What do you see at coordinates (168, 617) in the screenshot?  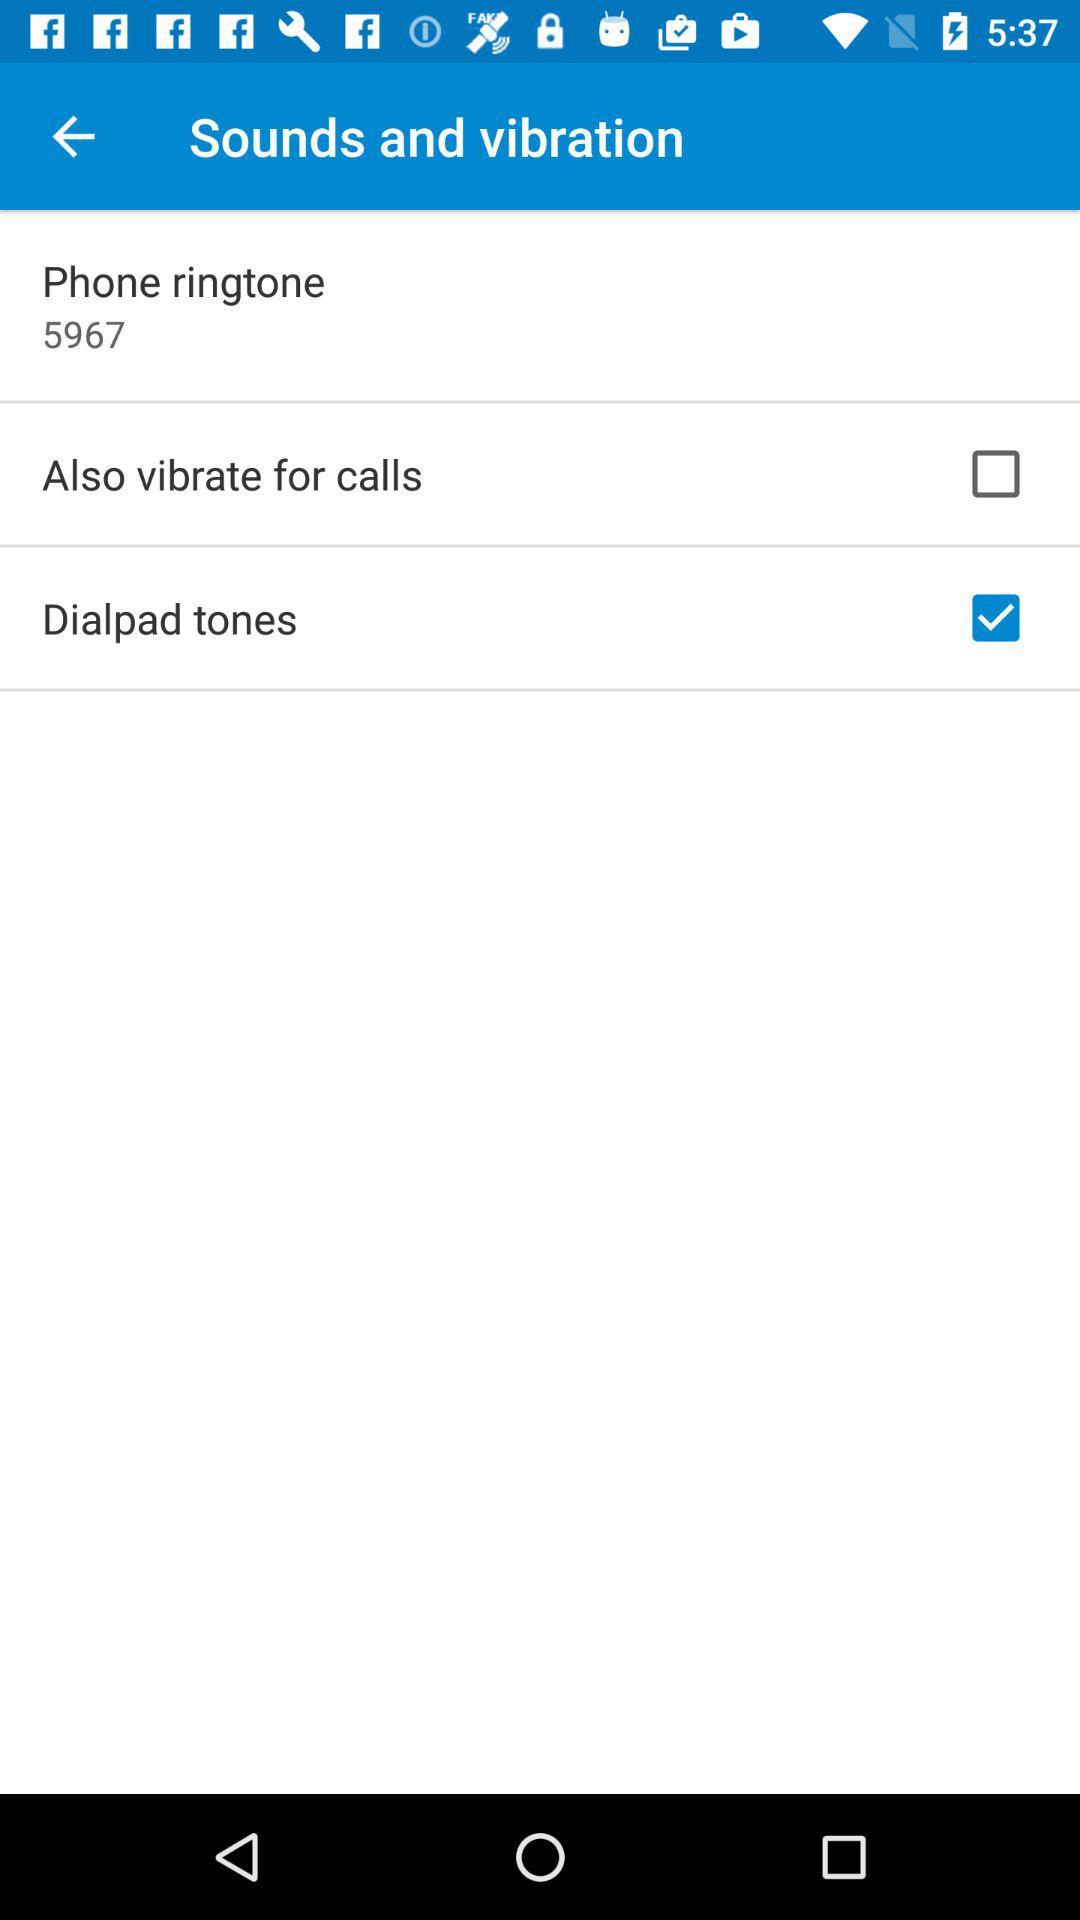 I see `dialpad tones icon` at bounding box center [168, 617].